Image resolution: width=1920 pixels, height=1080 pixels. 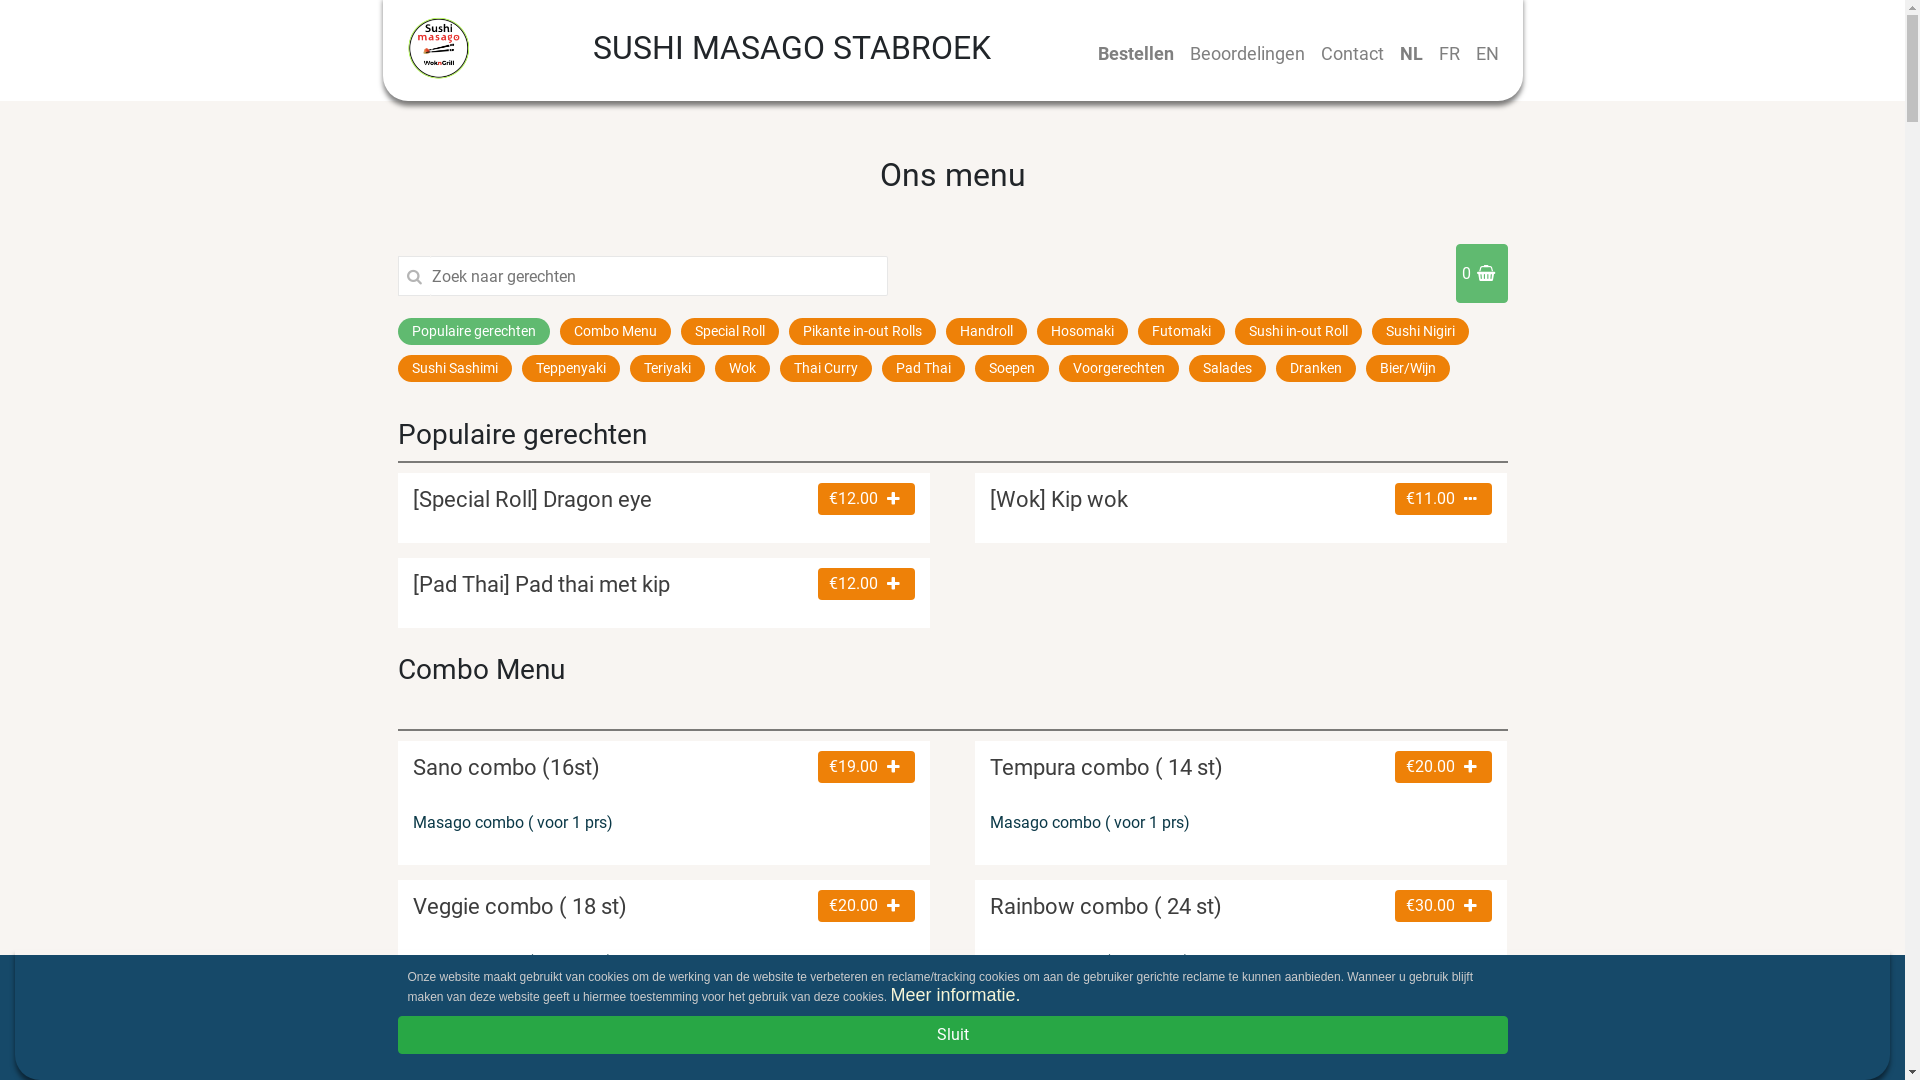 What do you see at coordinates (986, 330) in the screenshot?
I see `'Handroll'` at bounding box center [986, 330].